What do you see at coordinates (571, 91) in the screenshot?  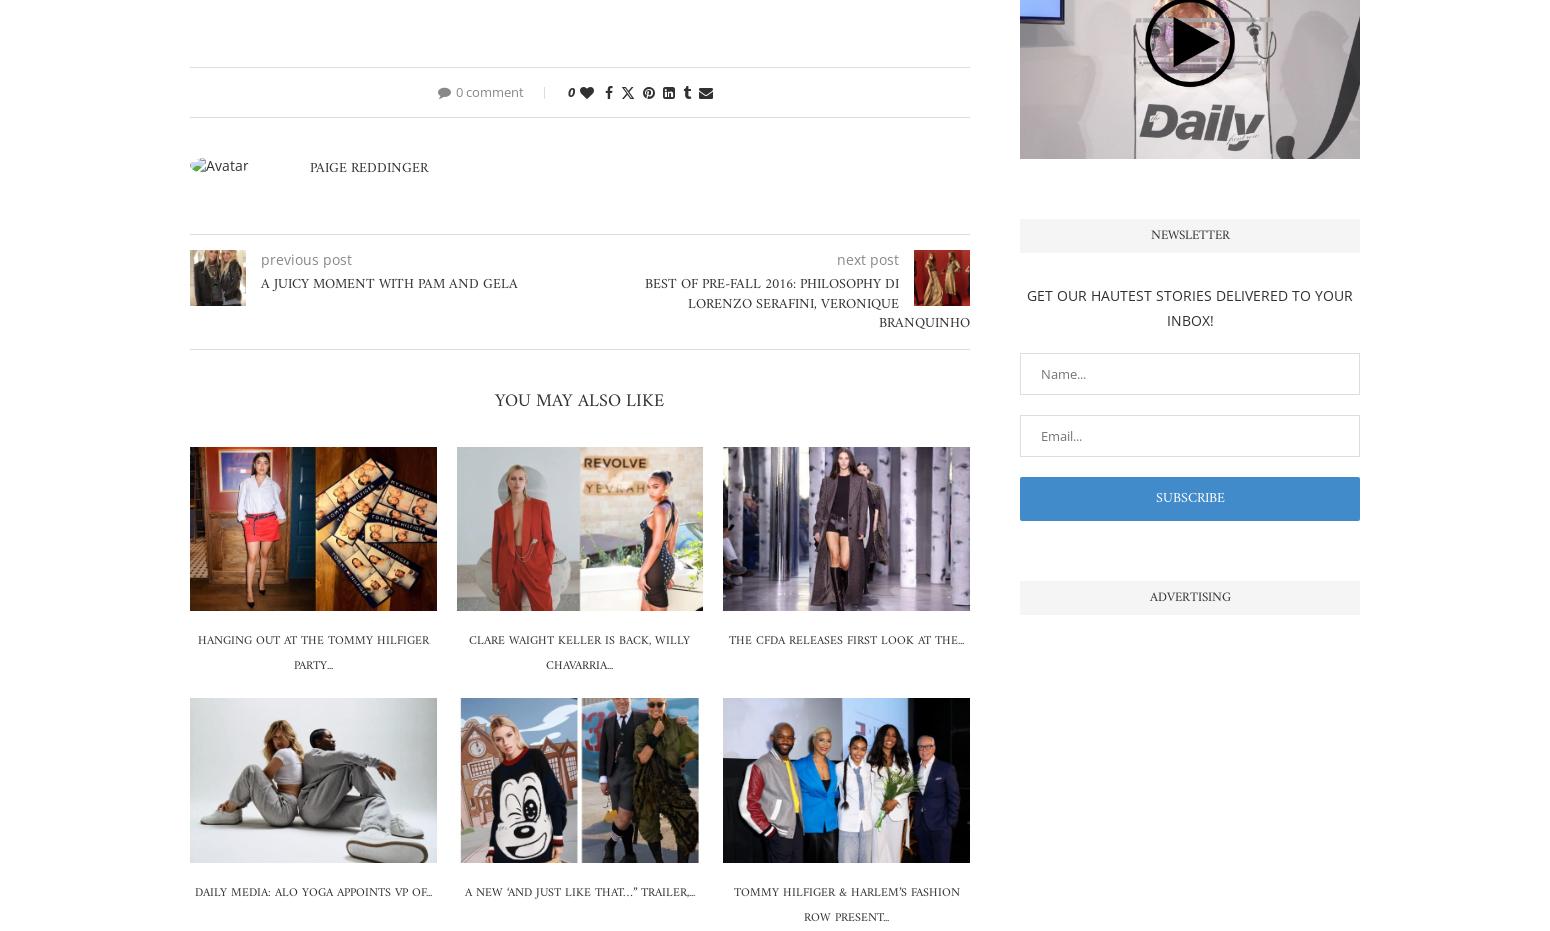 I see `'0'` at bounding box center [571, 91].